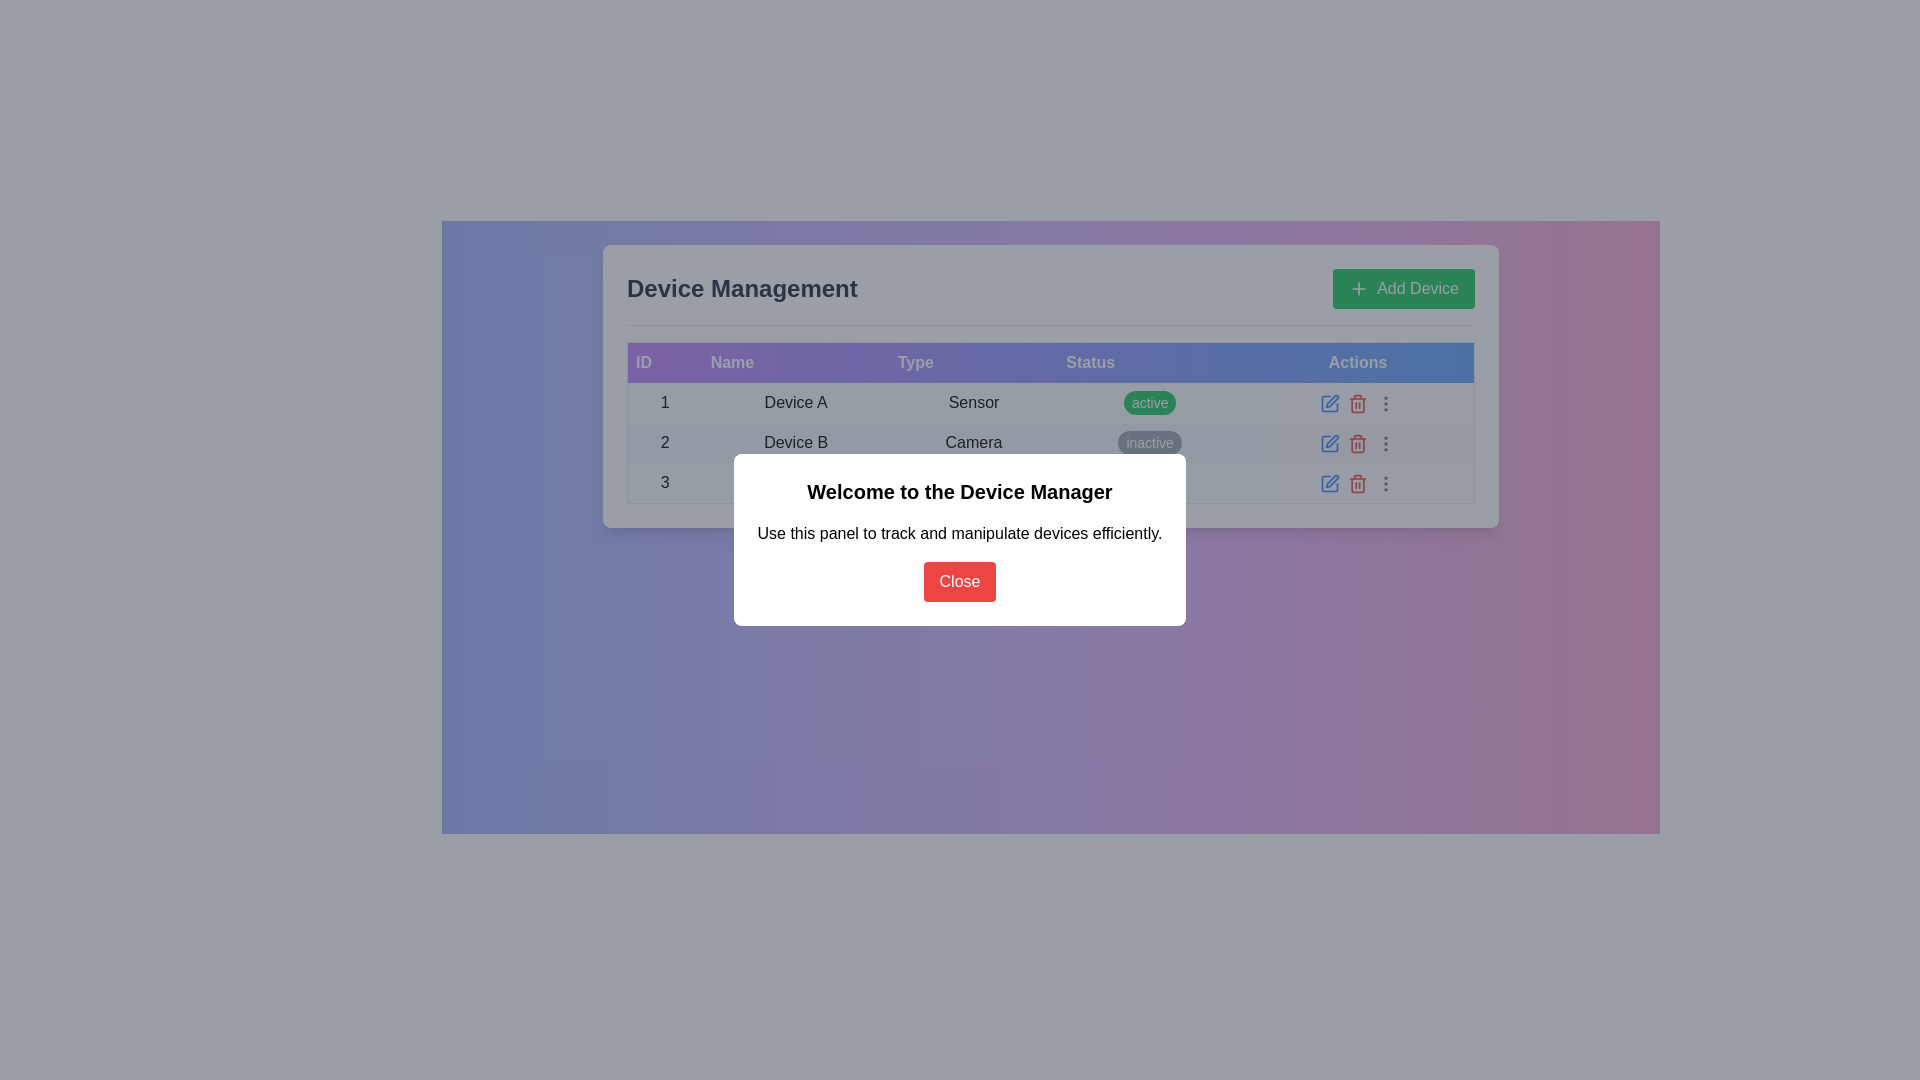 This screenshot has width=1920, height=1080. What do you see at coordinates (1050, 442) in the screenshot?
I see `the second row in the table that contains details about 'Device B', which includes its identifier '2', type 'Camera', and status 'inactive'` at bounding box center [1050, 442].